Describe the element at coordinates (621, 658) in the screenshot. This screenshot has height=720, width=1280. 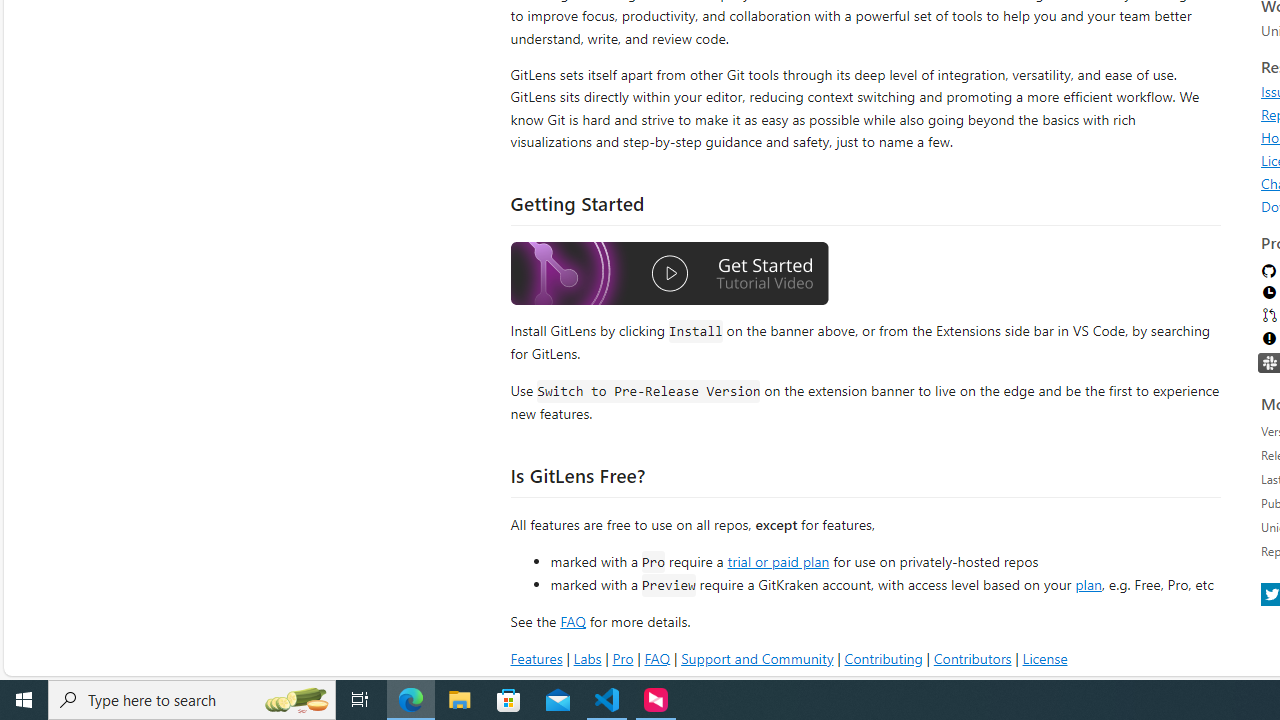
I see `'Pro'` at that location.